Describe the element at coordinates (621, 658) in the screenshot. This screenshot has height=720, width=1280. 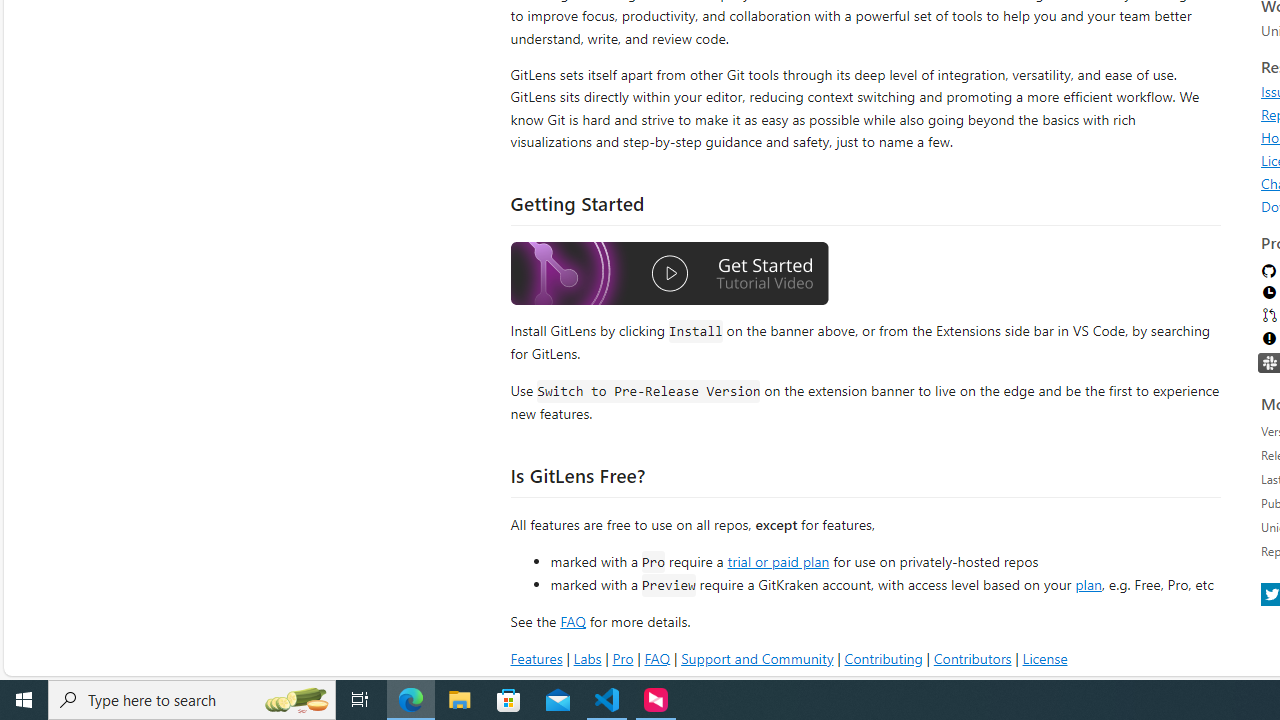
I see `'Pro'` at that location.